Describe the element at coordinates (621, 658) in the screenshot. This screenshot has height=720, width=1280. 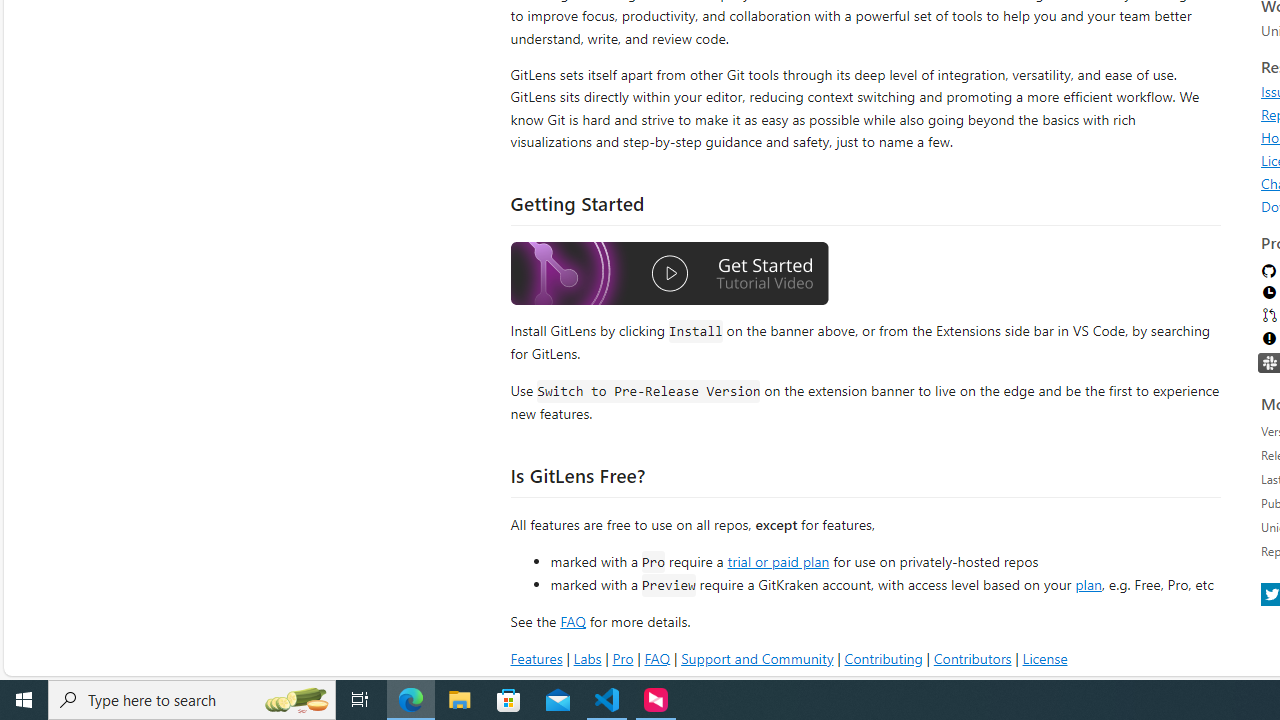
I see `'Pro'` at that location.